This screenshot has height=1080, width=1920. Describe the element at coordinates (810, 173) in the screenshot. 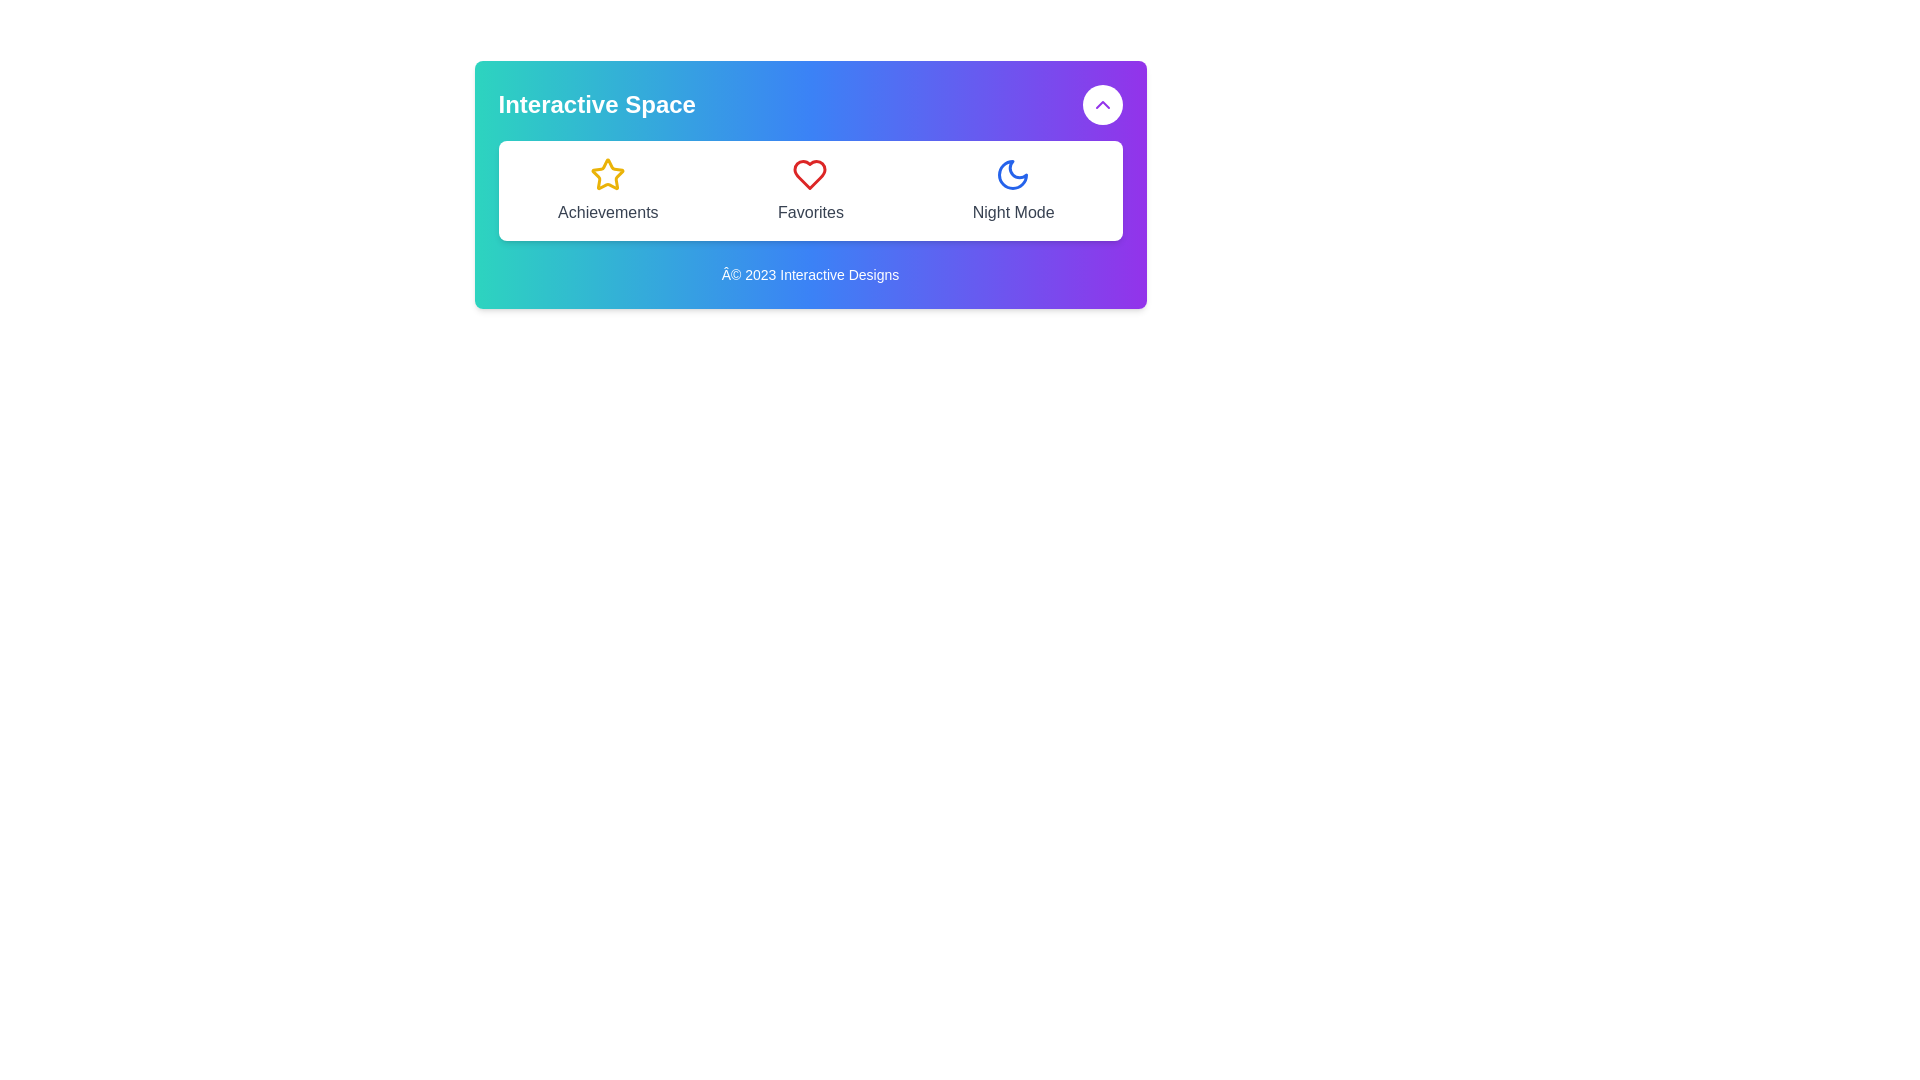

I see `the heart-shaped icon representing the 'Favorites' feature for accessible navigation` at that location.